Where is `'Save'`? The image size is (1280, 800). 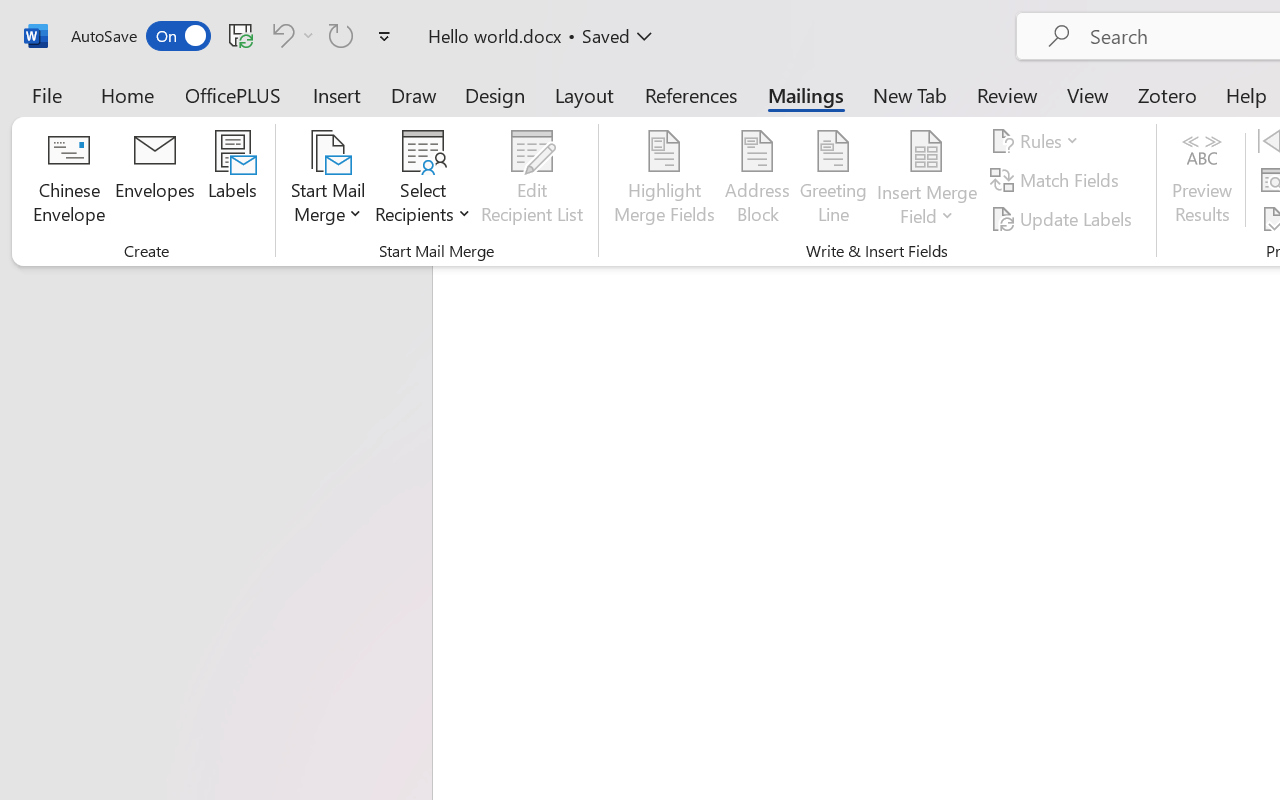 'Save' is located at coordinates (240, 34).